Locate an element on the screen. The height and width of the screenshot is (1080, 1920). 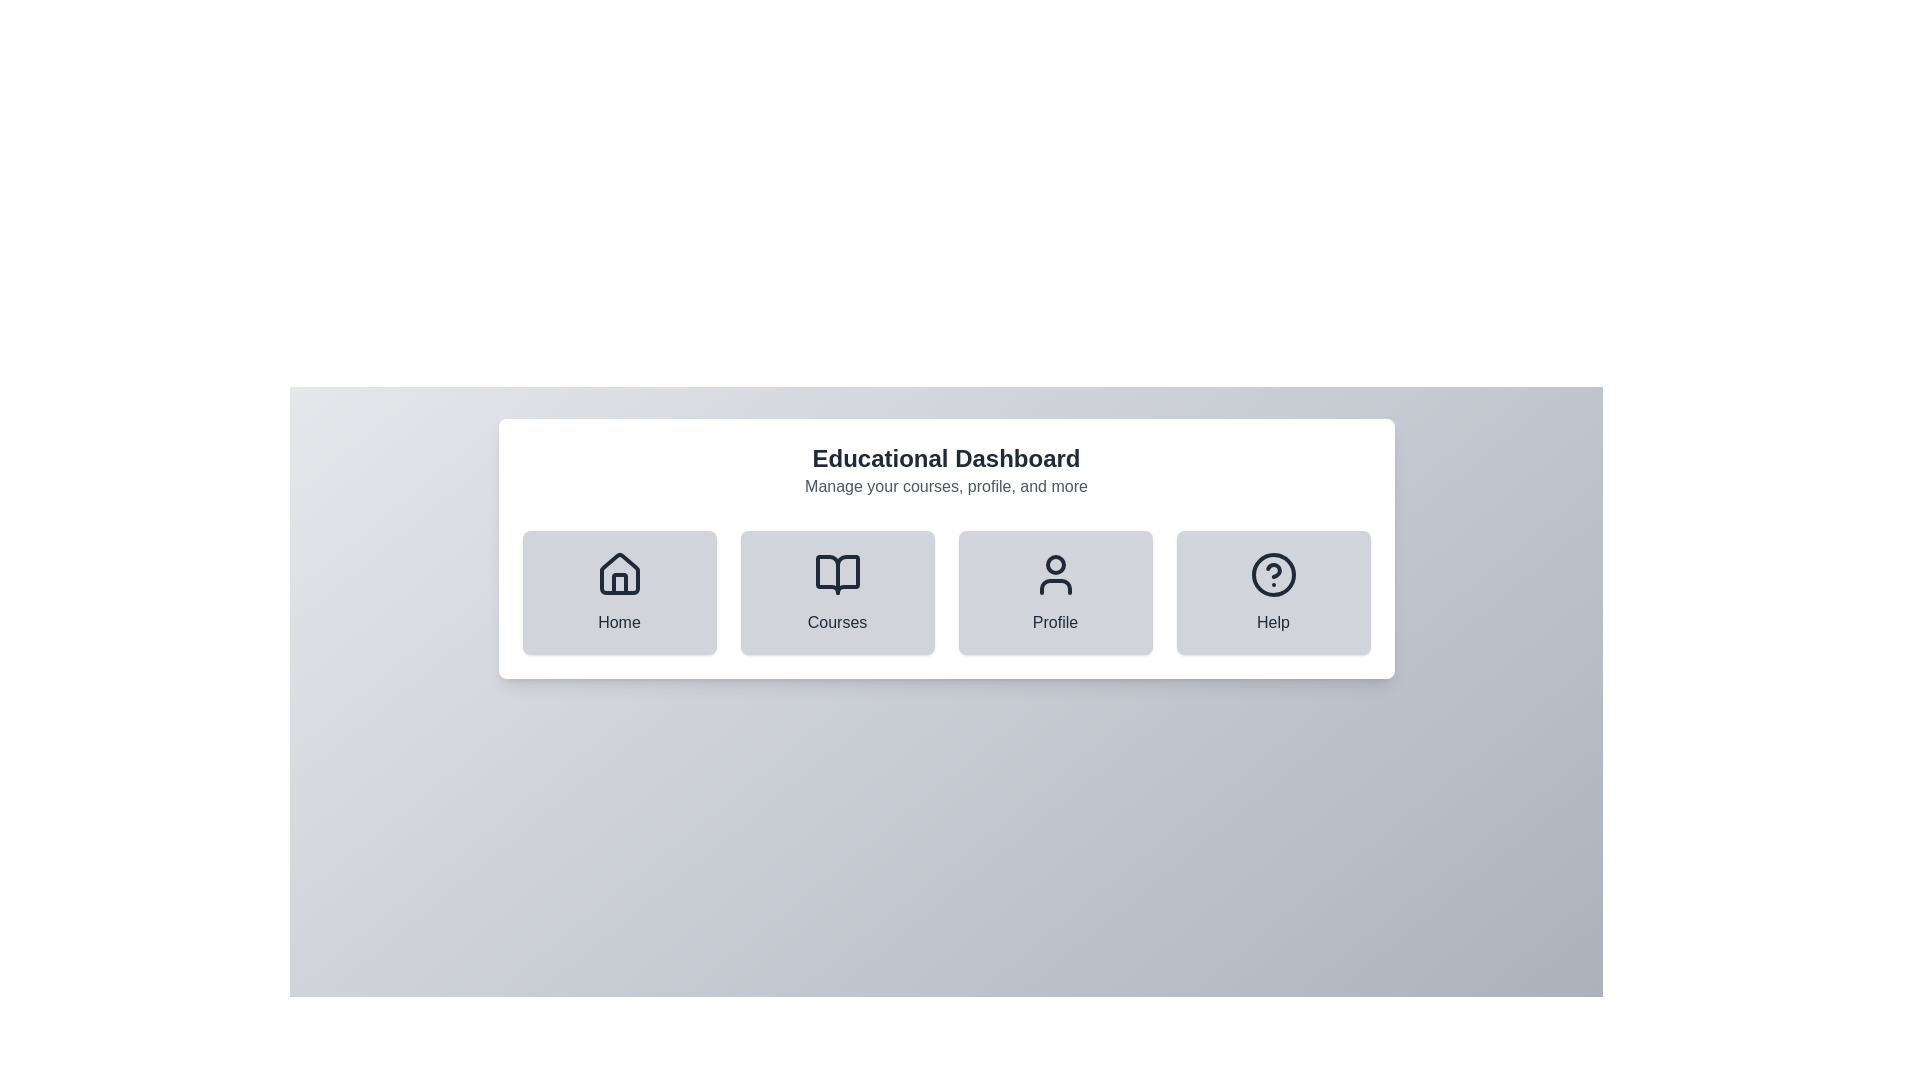
the house outline icon, which is dark gray and transitions to indigo on hover is located at coordinates (618, 574).